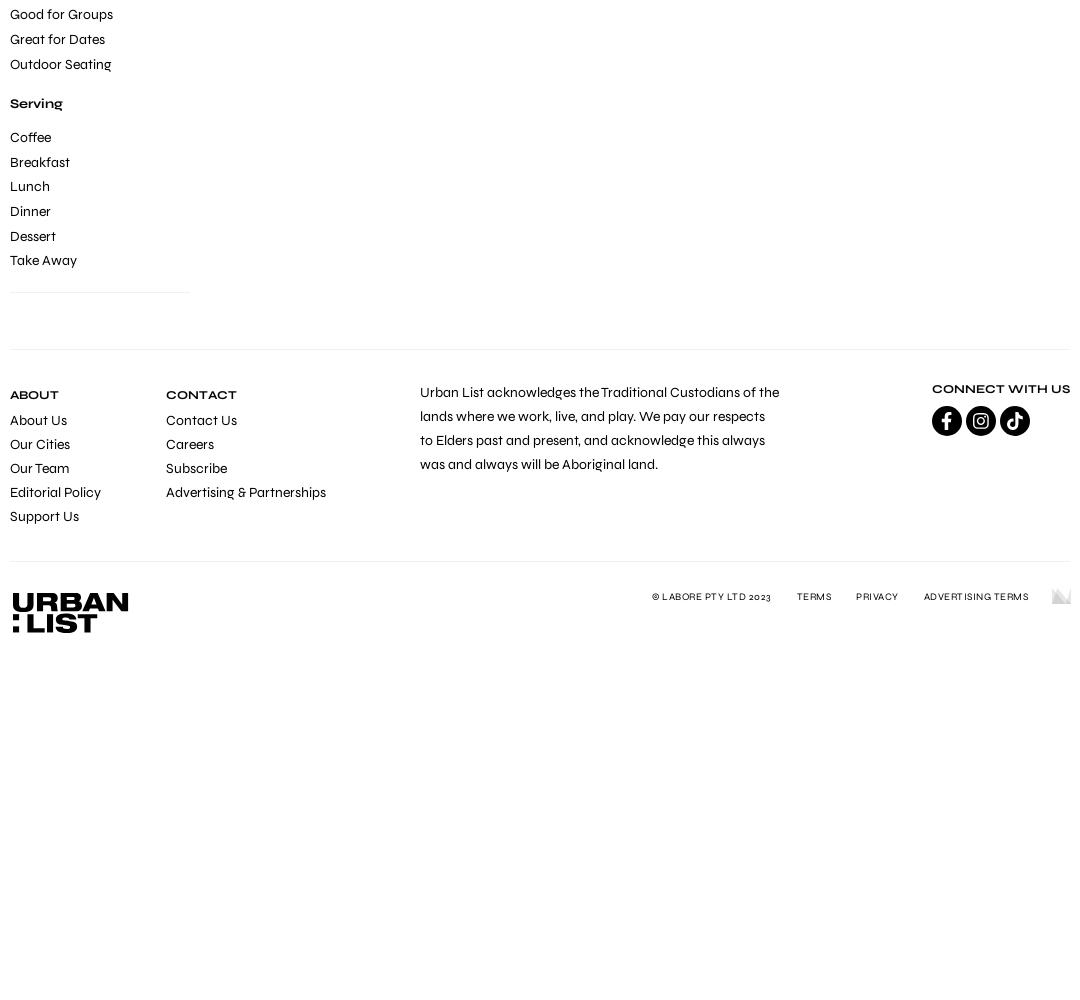 This screenshot has height=1000, width=1080. Describe the element at coordinates (38, 420) in the screenshot. I see `'About Us'` at that location.